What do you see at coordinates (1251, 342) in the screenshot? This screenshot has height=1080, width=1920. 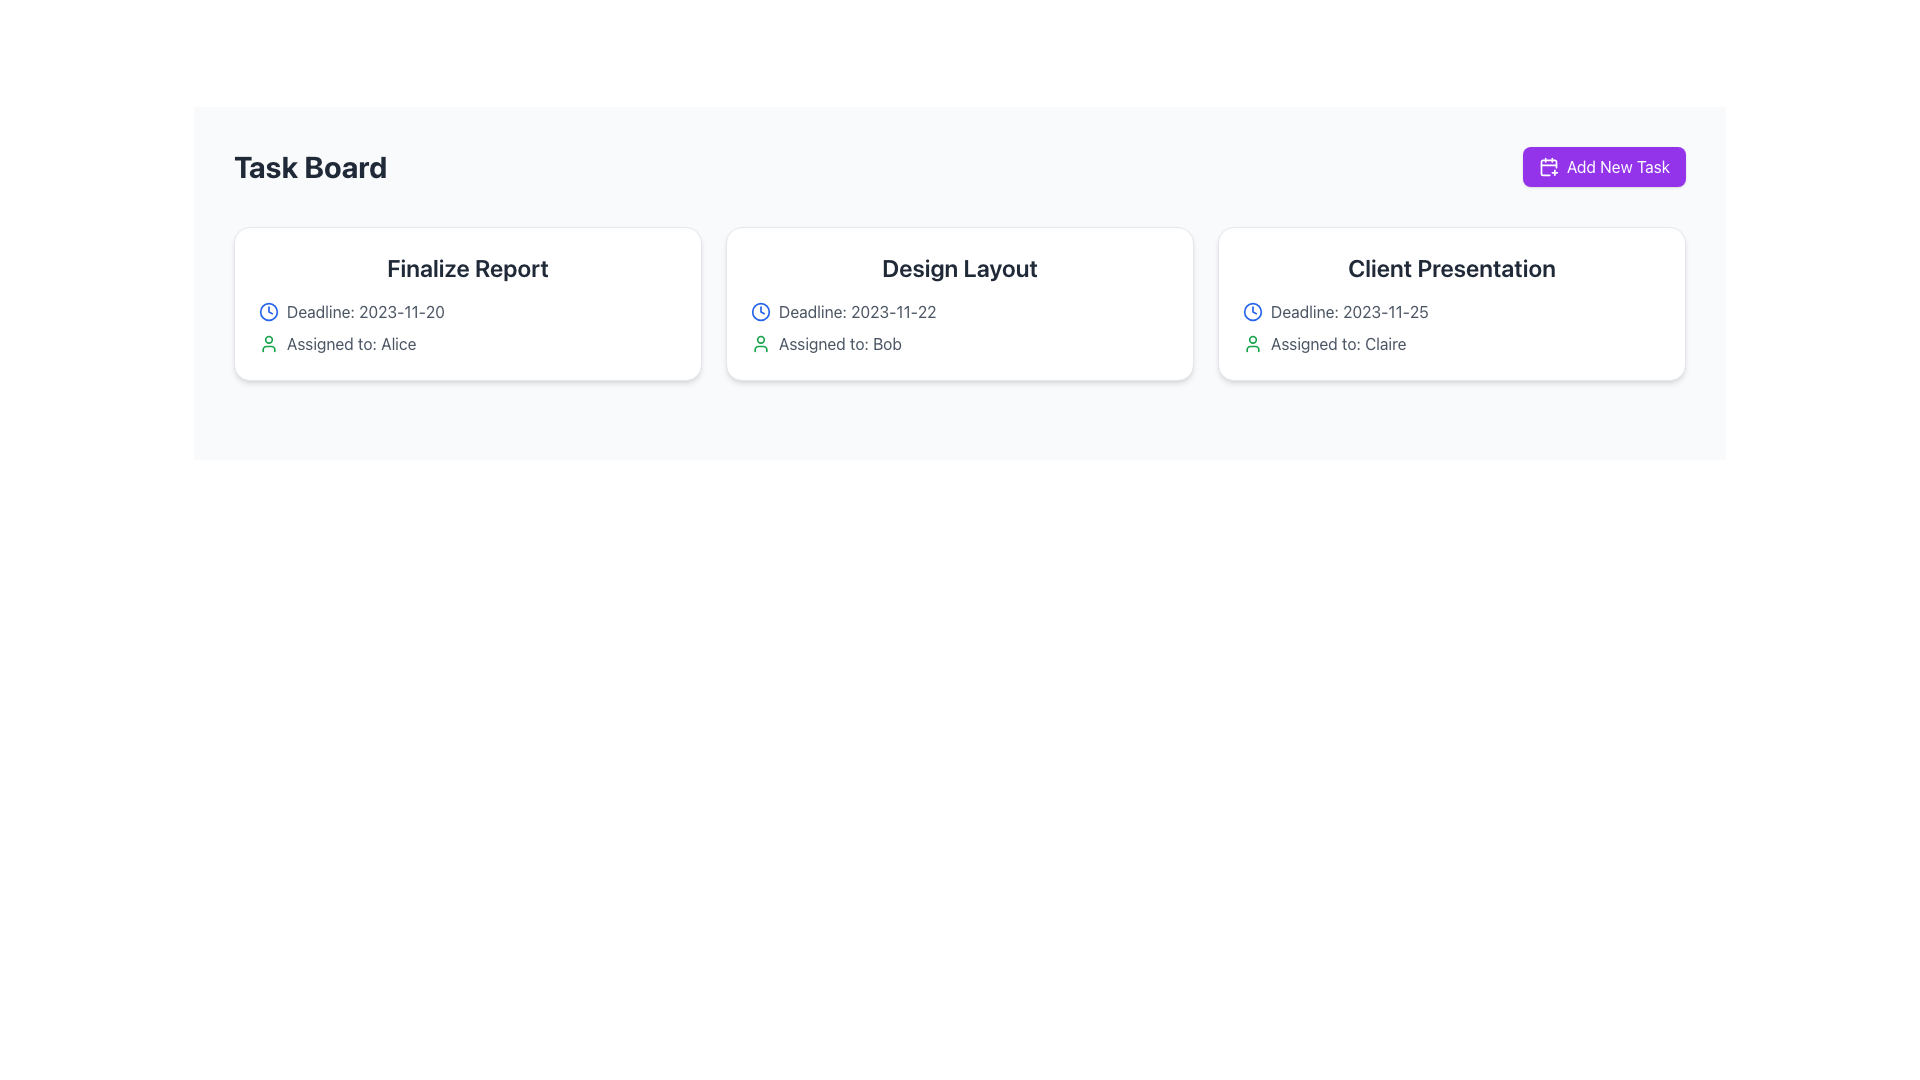 I see `the icon representing the user Claire, located to the left of the text 'Assigned to: Claire' in the 'Client Presentation' card on the task board` at bounding box center [1251, 342].